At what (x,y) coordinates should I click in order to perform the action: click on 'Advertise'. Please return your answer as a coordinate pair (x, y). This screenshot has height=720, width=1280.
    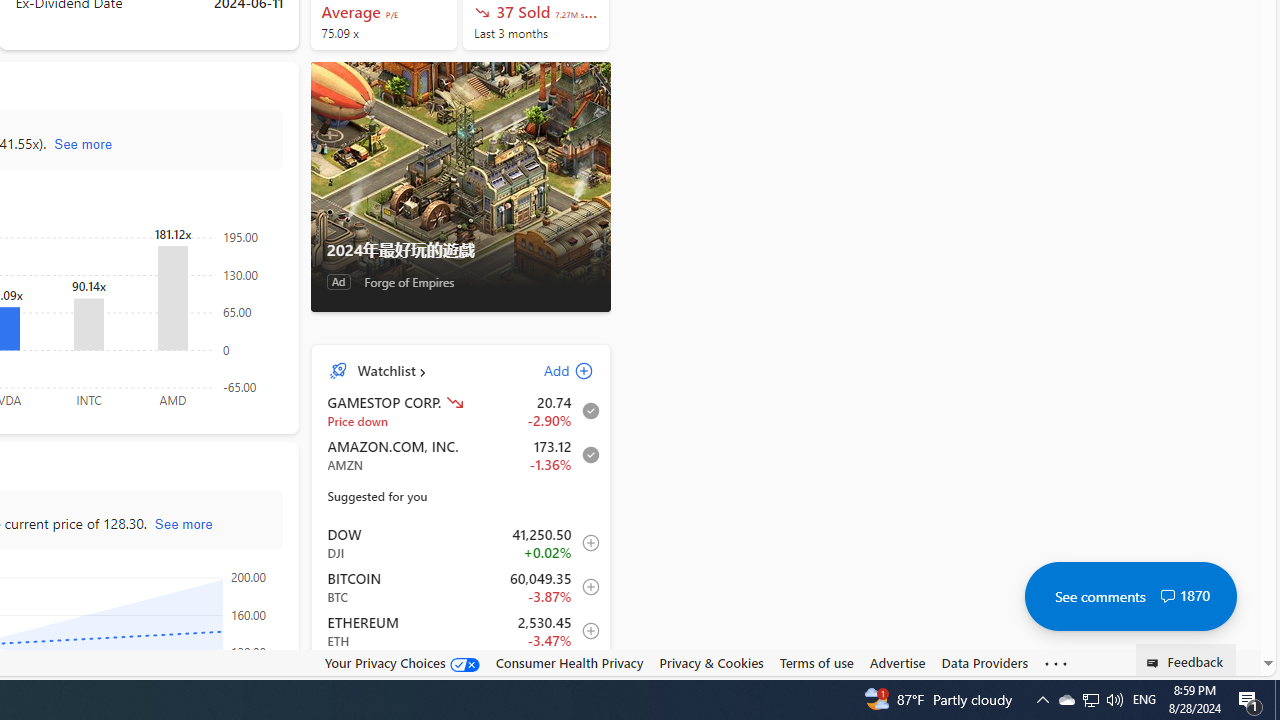
    Looking at the image, I should click on (896, 662).